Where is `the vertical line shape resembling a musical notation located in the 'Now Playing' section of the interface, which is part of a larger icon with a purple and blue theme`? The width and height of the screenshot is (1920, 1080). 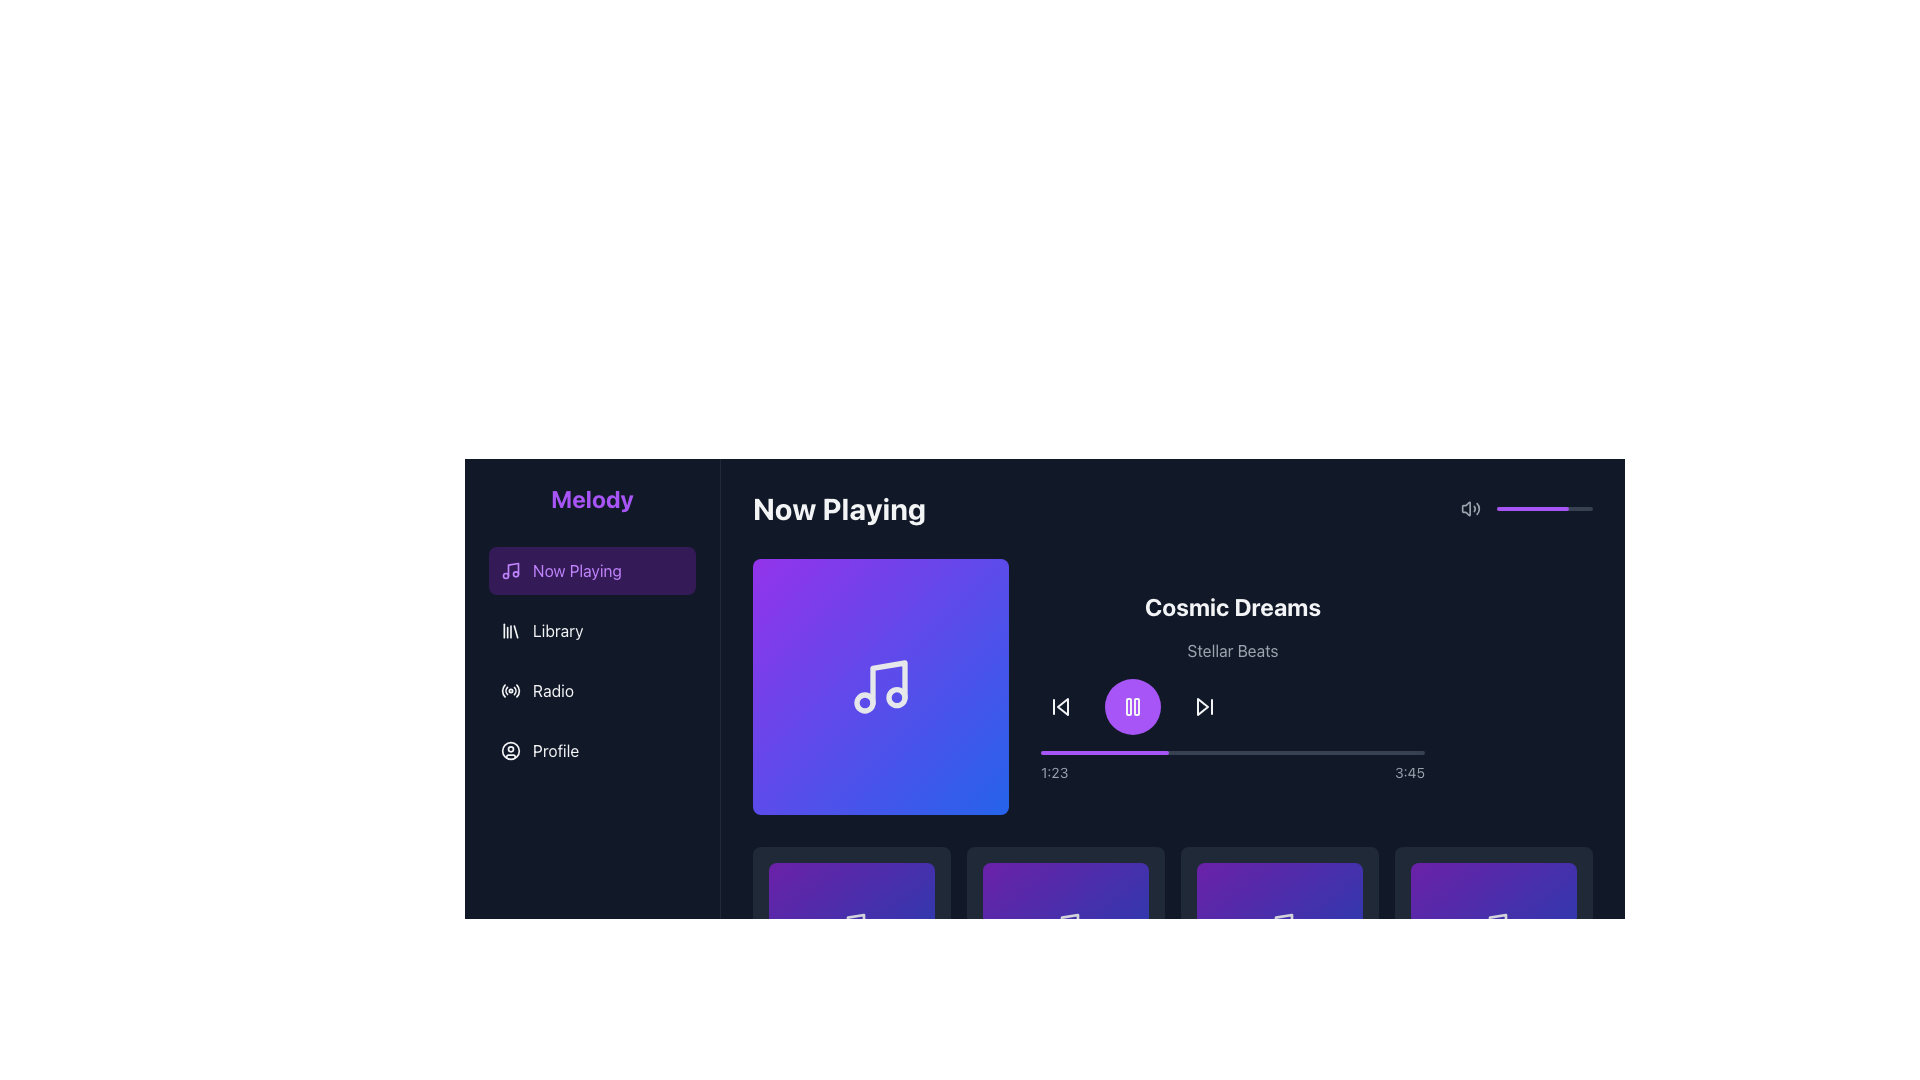
the vertical line shape resembling a musical notation located in the 'Now Playing' section of the interface, which is part of a larger icon with a purple and blue theme is located at coordinates (887, 681).